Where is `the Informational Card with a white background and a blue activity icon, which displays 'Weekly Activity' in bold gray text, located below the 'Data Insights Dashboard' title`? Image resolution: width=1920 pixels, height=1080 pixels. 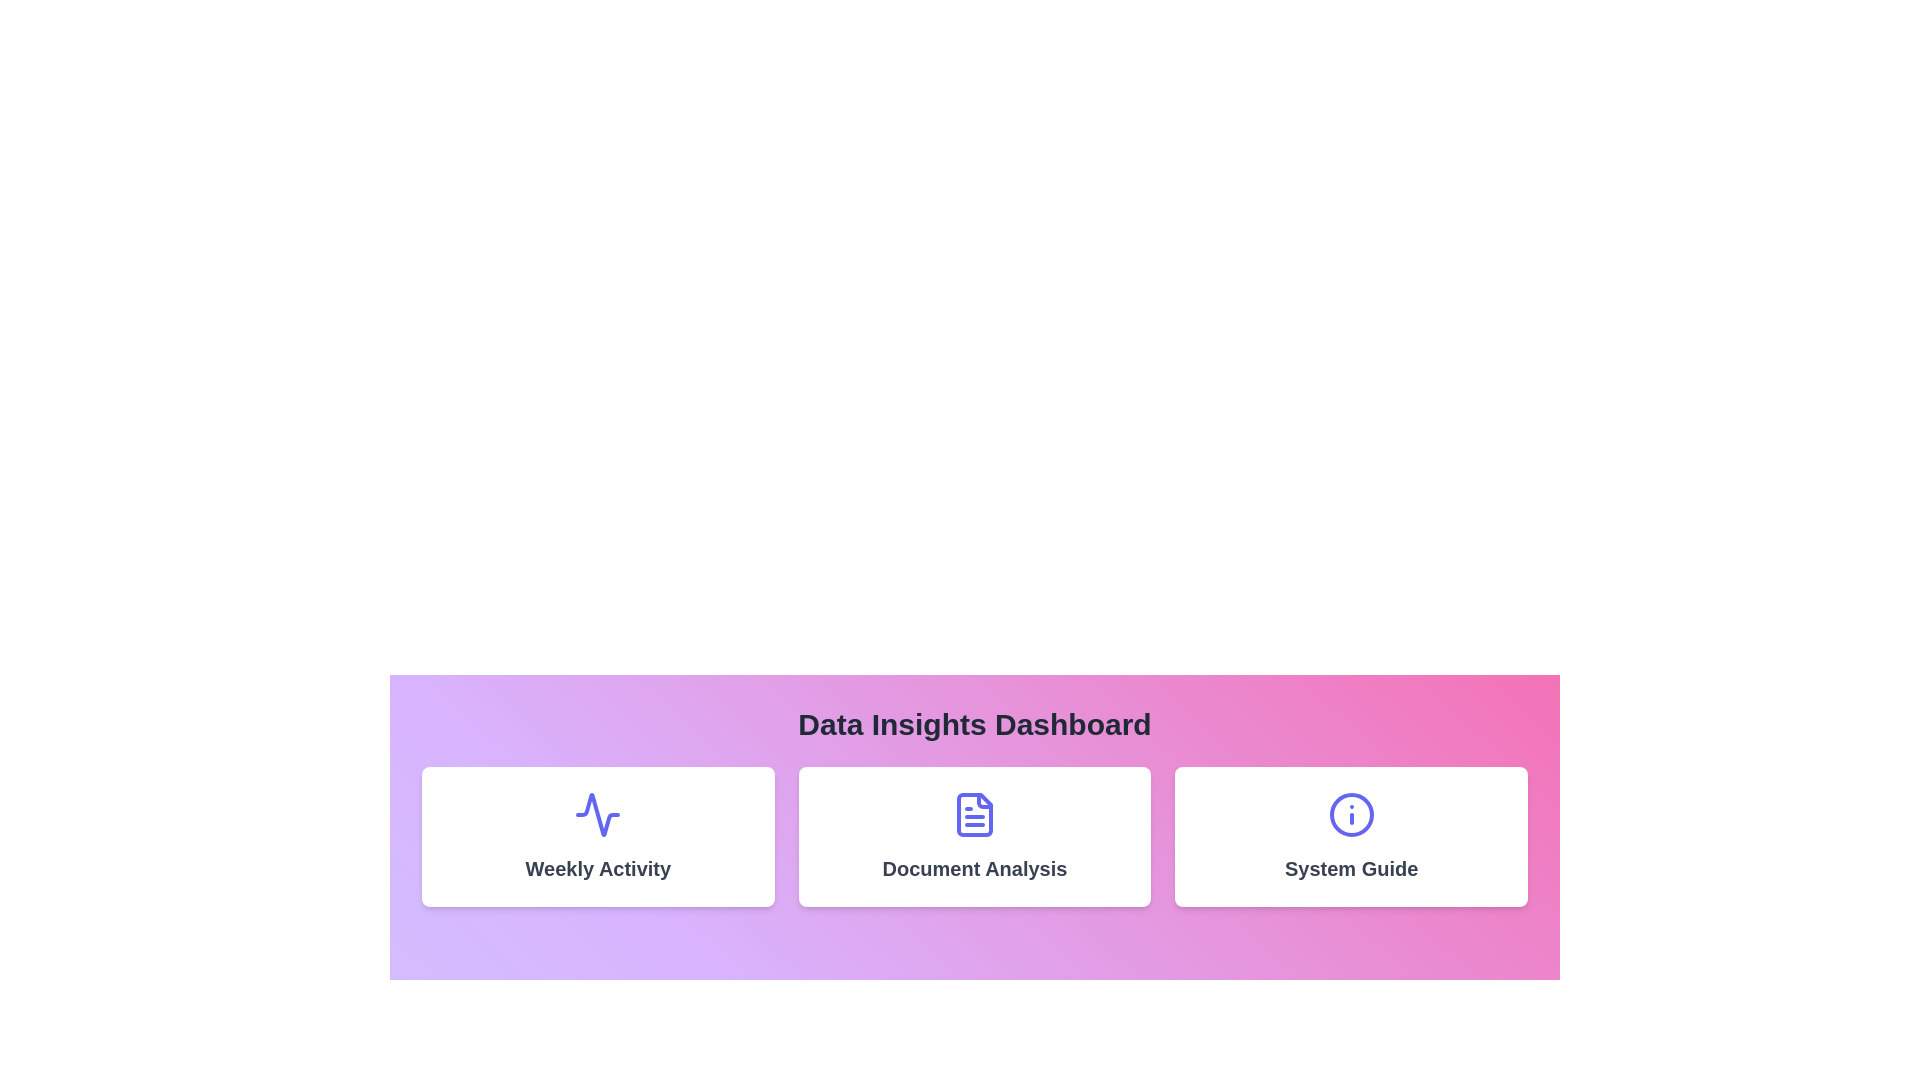 the Informational Card with a white background and a blue activity icon, which displays 'Weekly Activity' in bold gray text, located below the 'Data Insights Dashboard' title is located at coordinates (597, 837).